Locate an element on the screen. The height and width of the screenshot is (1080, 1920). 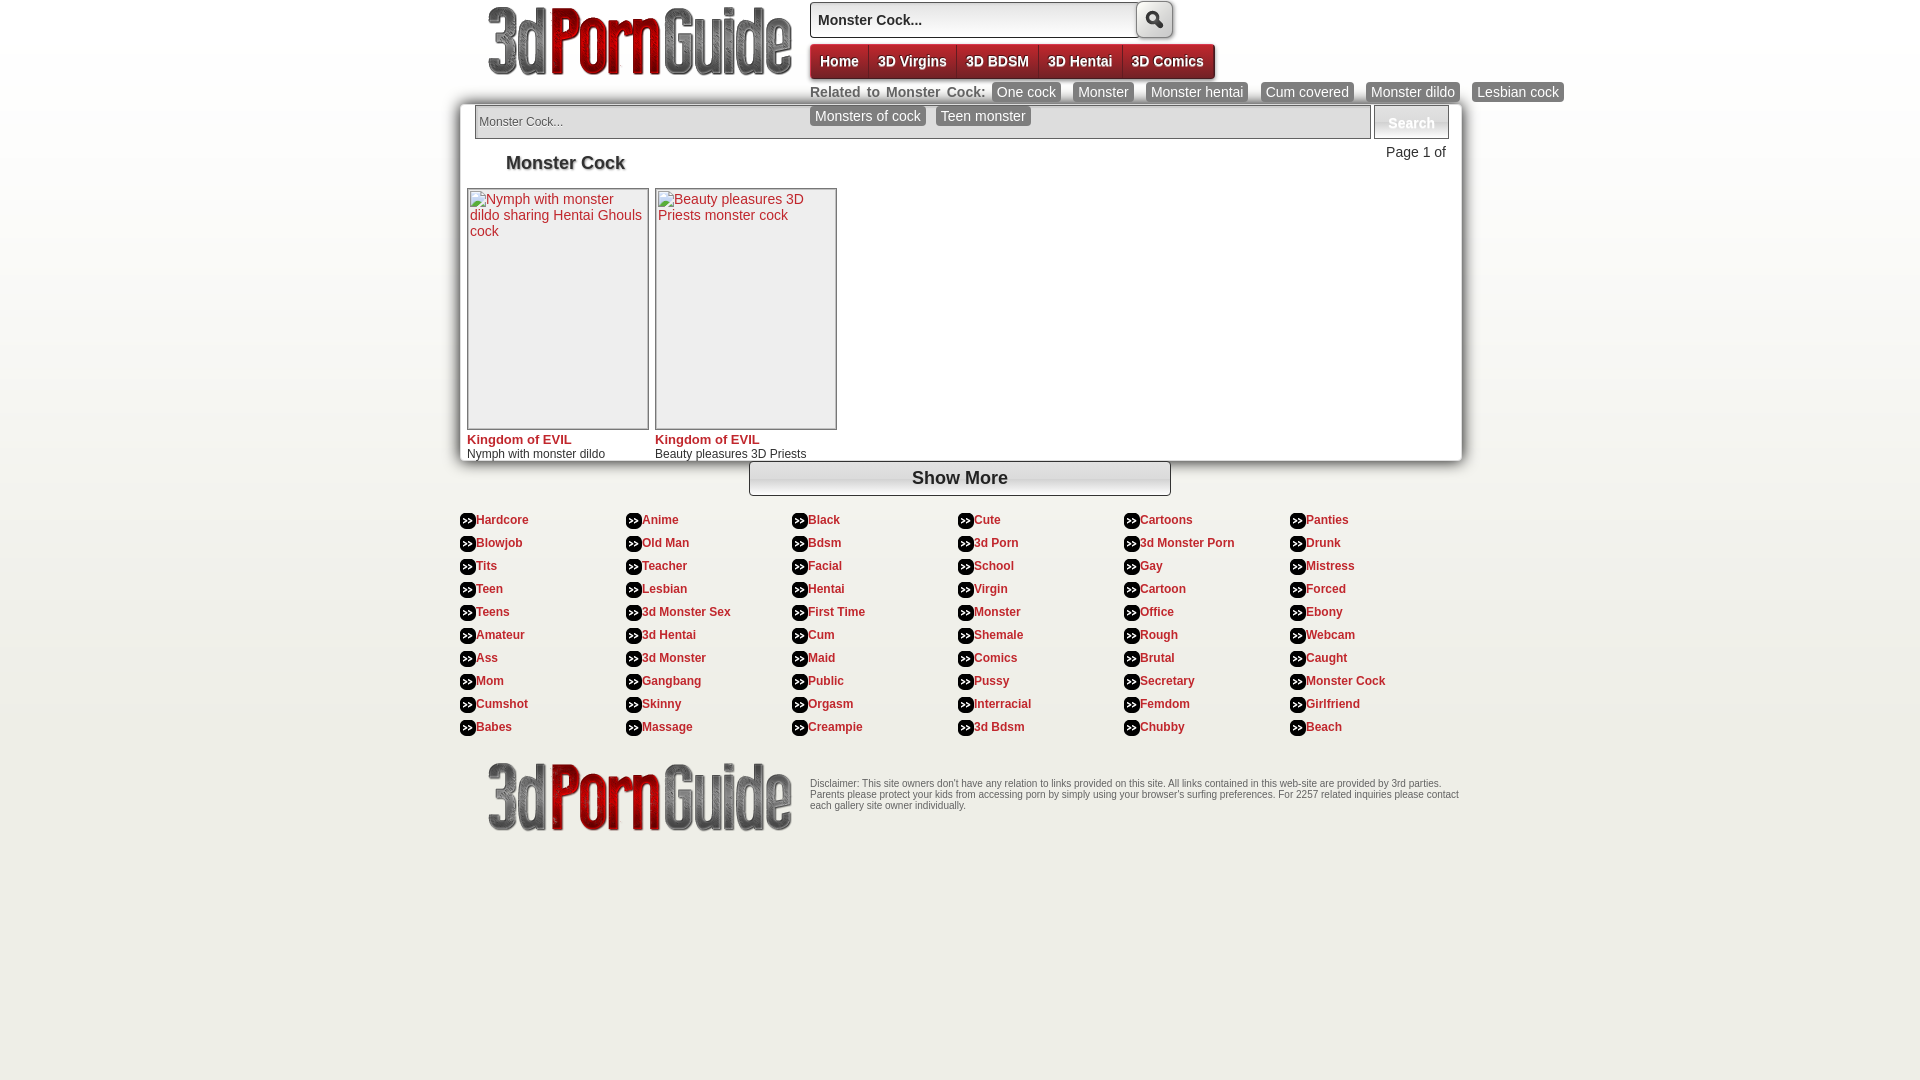
'Caught' is located at coordinates (1326, 658).